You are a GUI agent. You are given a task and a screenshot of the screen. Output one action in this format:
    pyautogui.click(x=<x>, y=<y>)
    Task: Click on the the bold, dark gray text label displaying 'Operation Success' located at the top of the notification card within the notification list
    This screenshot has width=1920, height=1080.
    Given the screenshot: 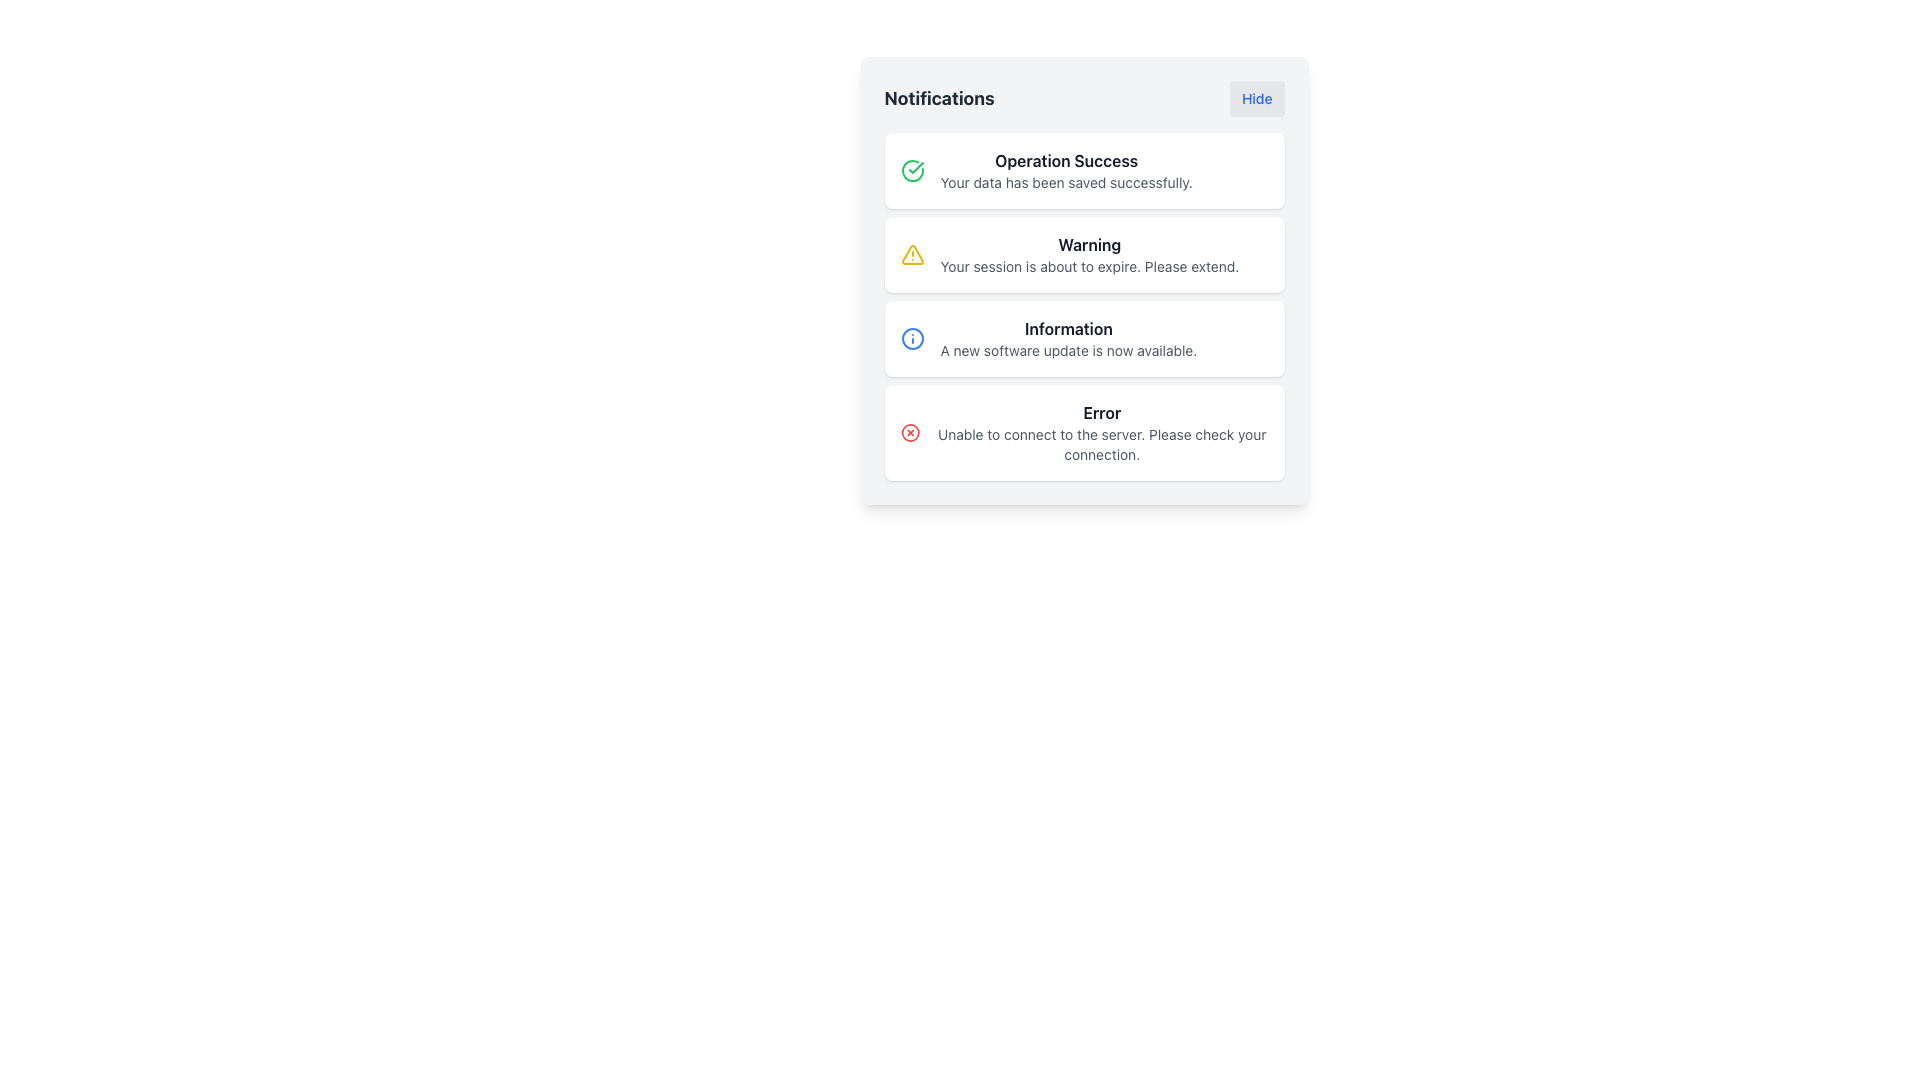 What is the action you would take?
    pyautogui.click(x=1065, y=160)
    